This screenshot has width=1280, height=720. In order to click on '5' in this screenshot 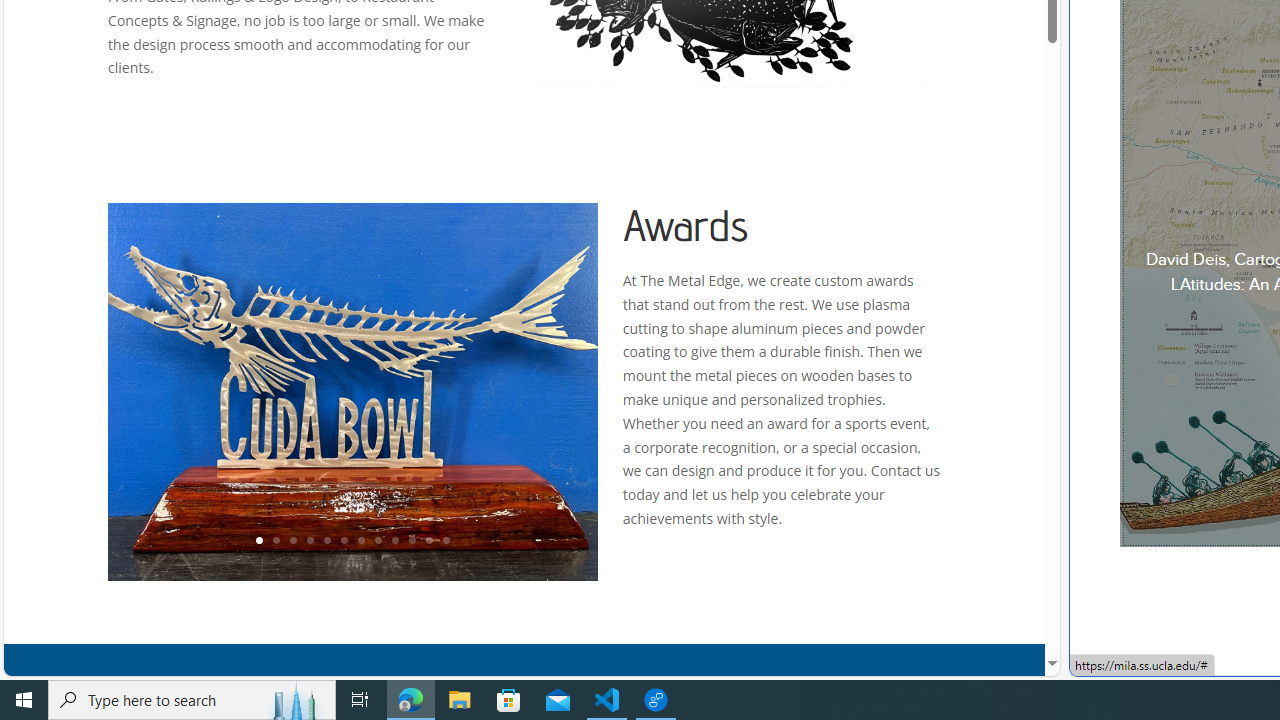, I will do `click(327, 541)`.